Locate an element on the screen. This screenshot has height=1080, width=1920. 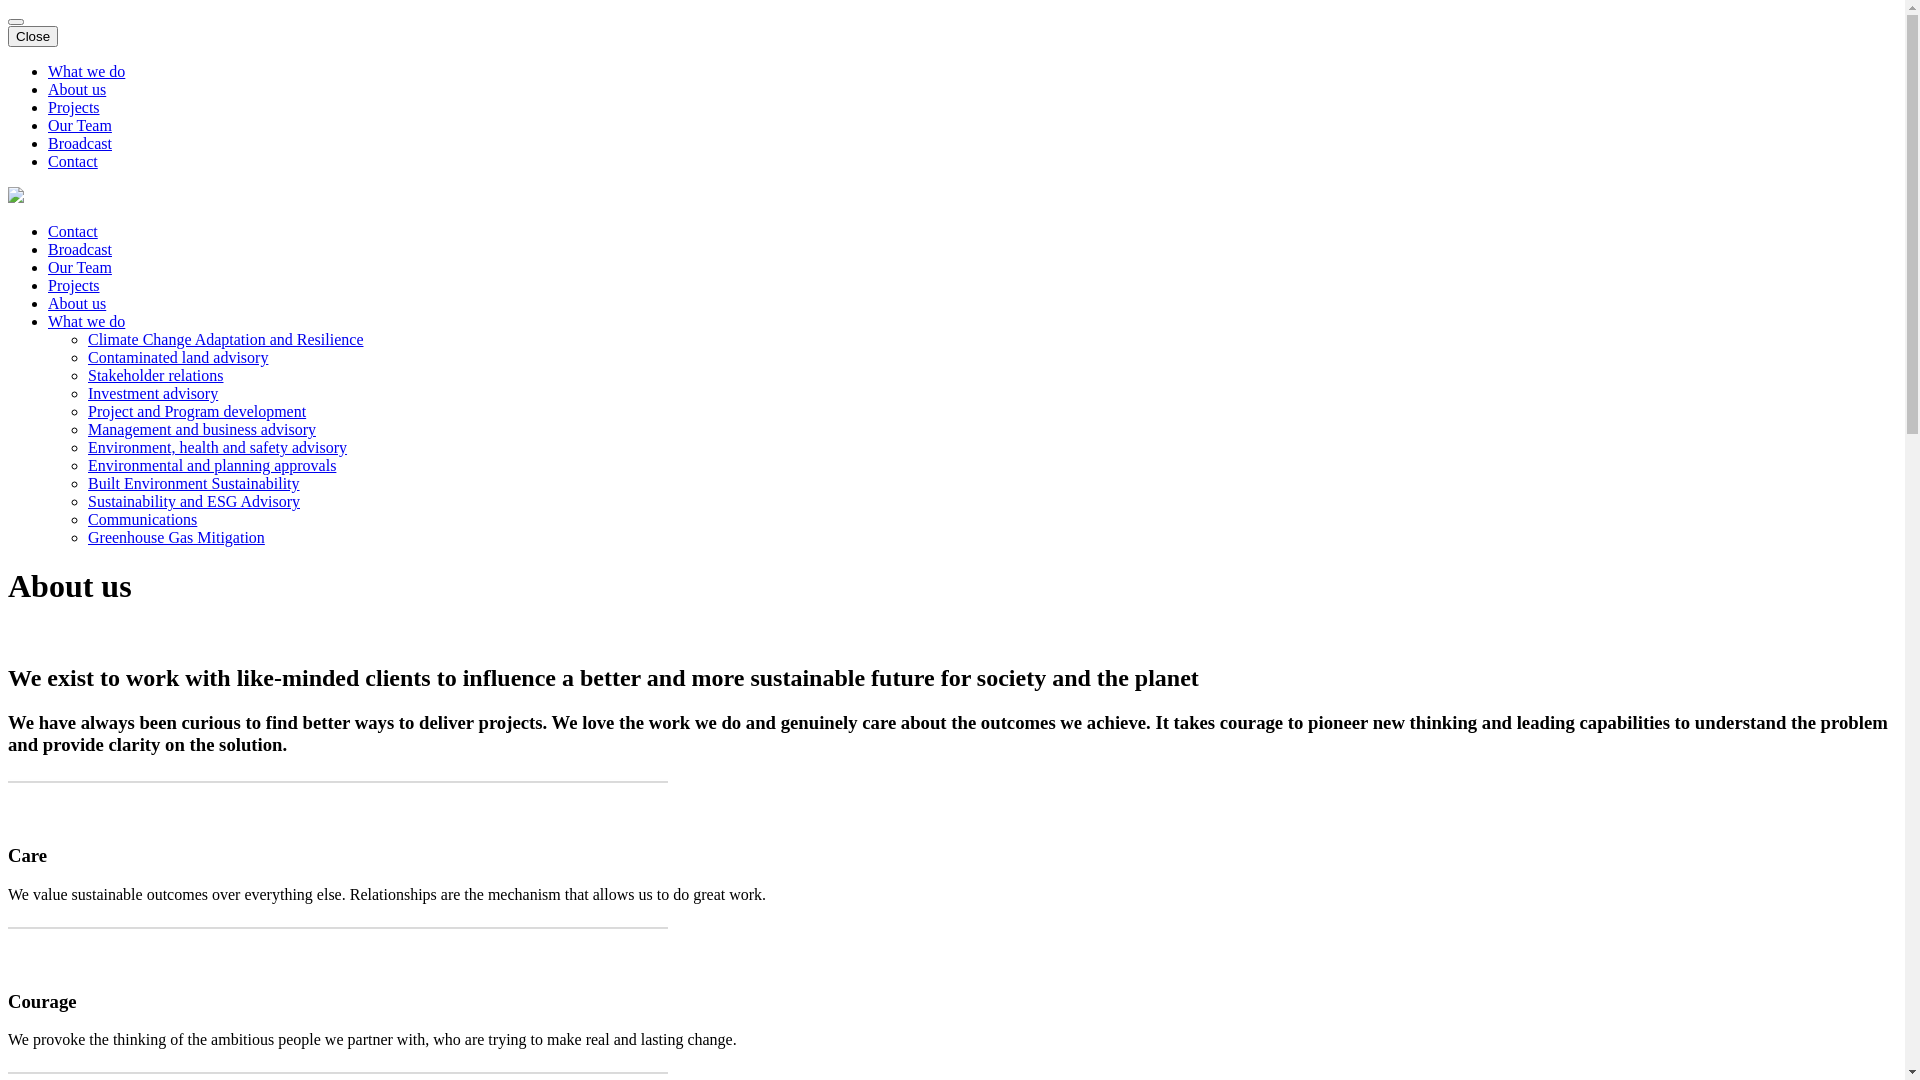
'Project and Program development' is located at coordinates (196, 410).